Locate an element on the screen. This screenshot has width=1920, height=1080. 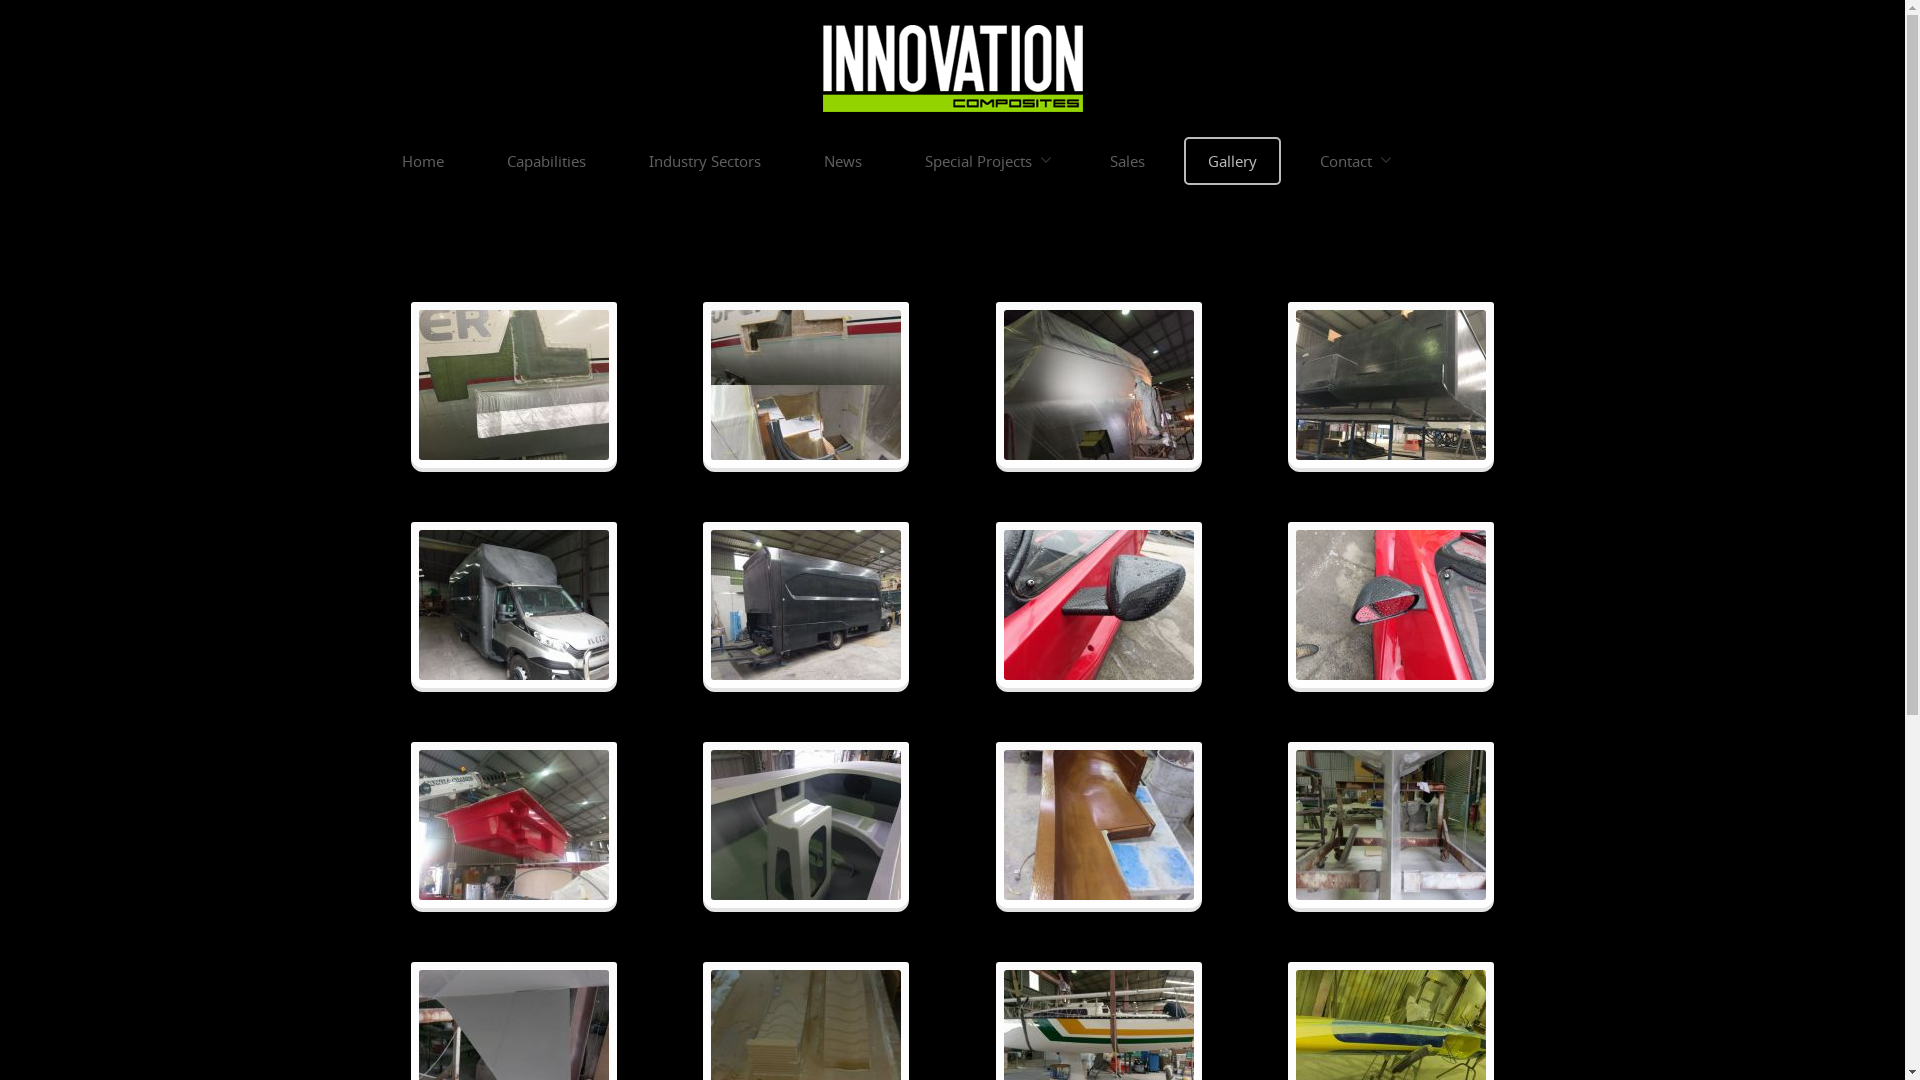
'Contact' is located at coordinates (1353, 160).